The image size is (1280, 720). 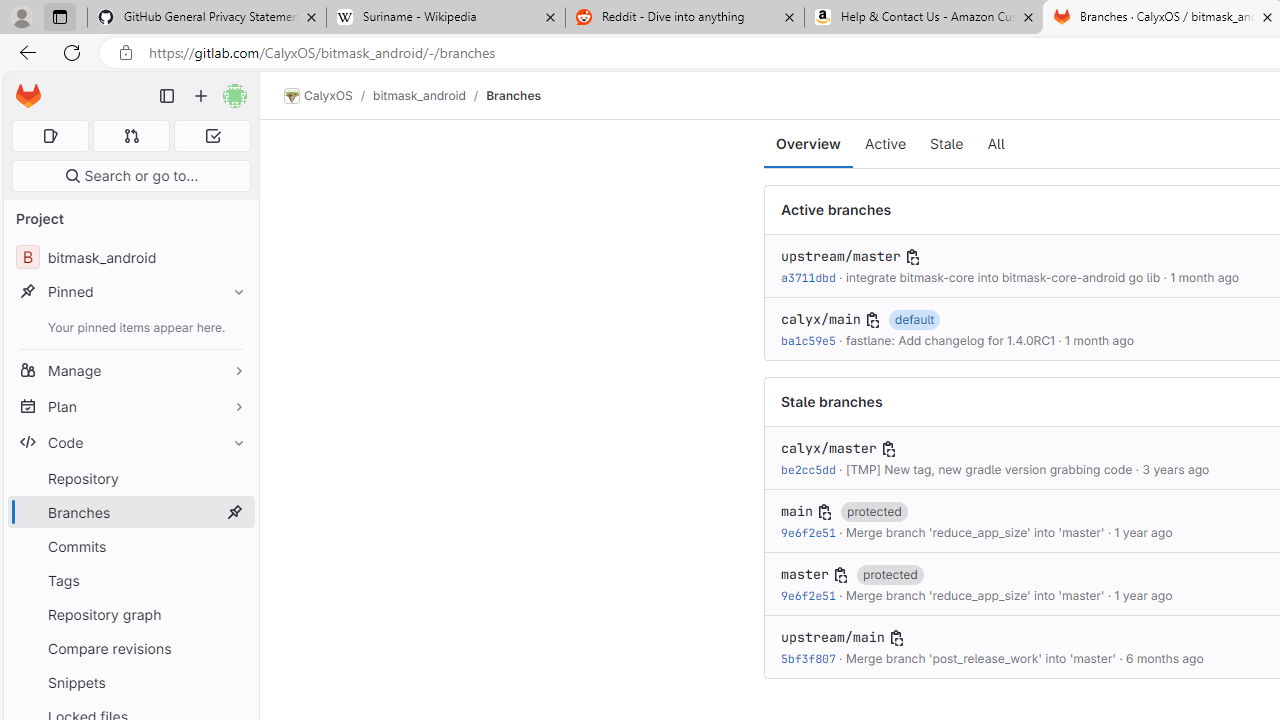 What do you see at coordinates (130, 256) in the screenshot?
I see `'Bbitmask_android'` at bounding box center [130, 256].